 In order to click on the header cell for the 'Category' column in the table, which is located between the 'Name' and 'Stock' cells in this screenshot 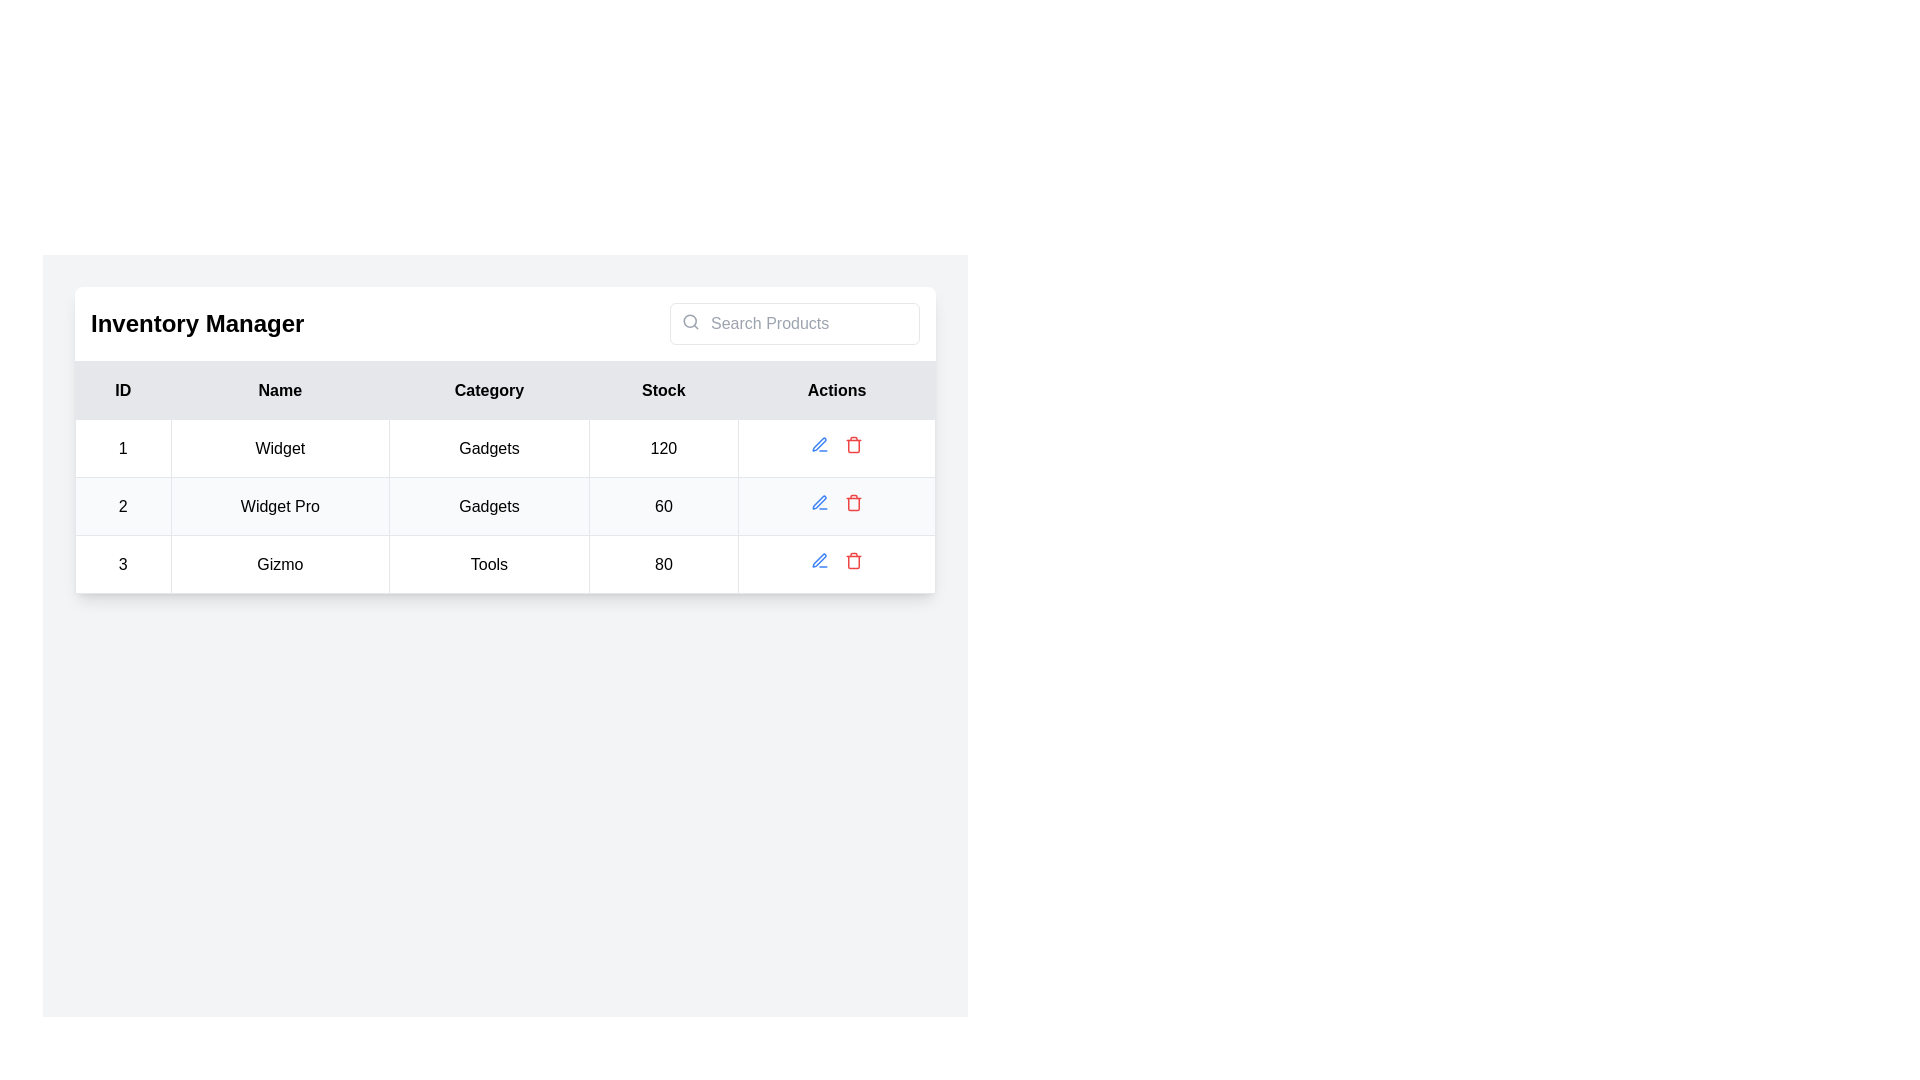, I will do `click(489, 390)`.